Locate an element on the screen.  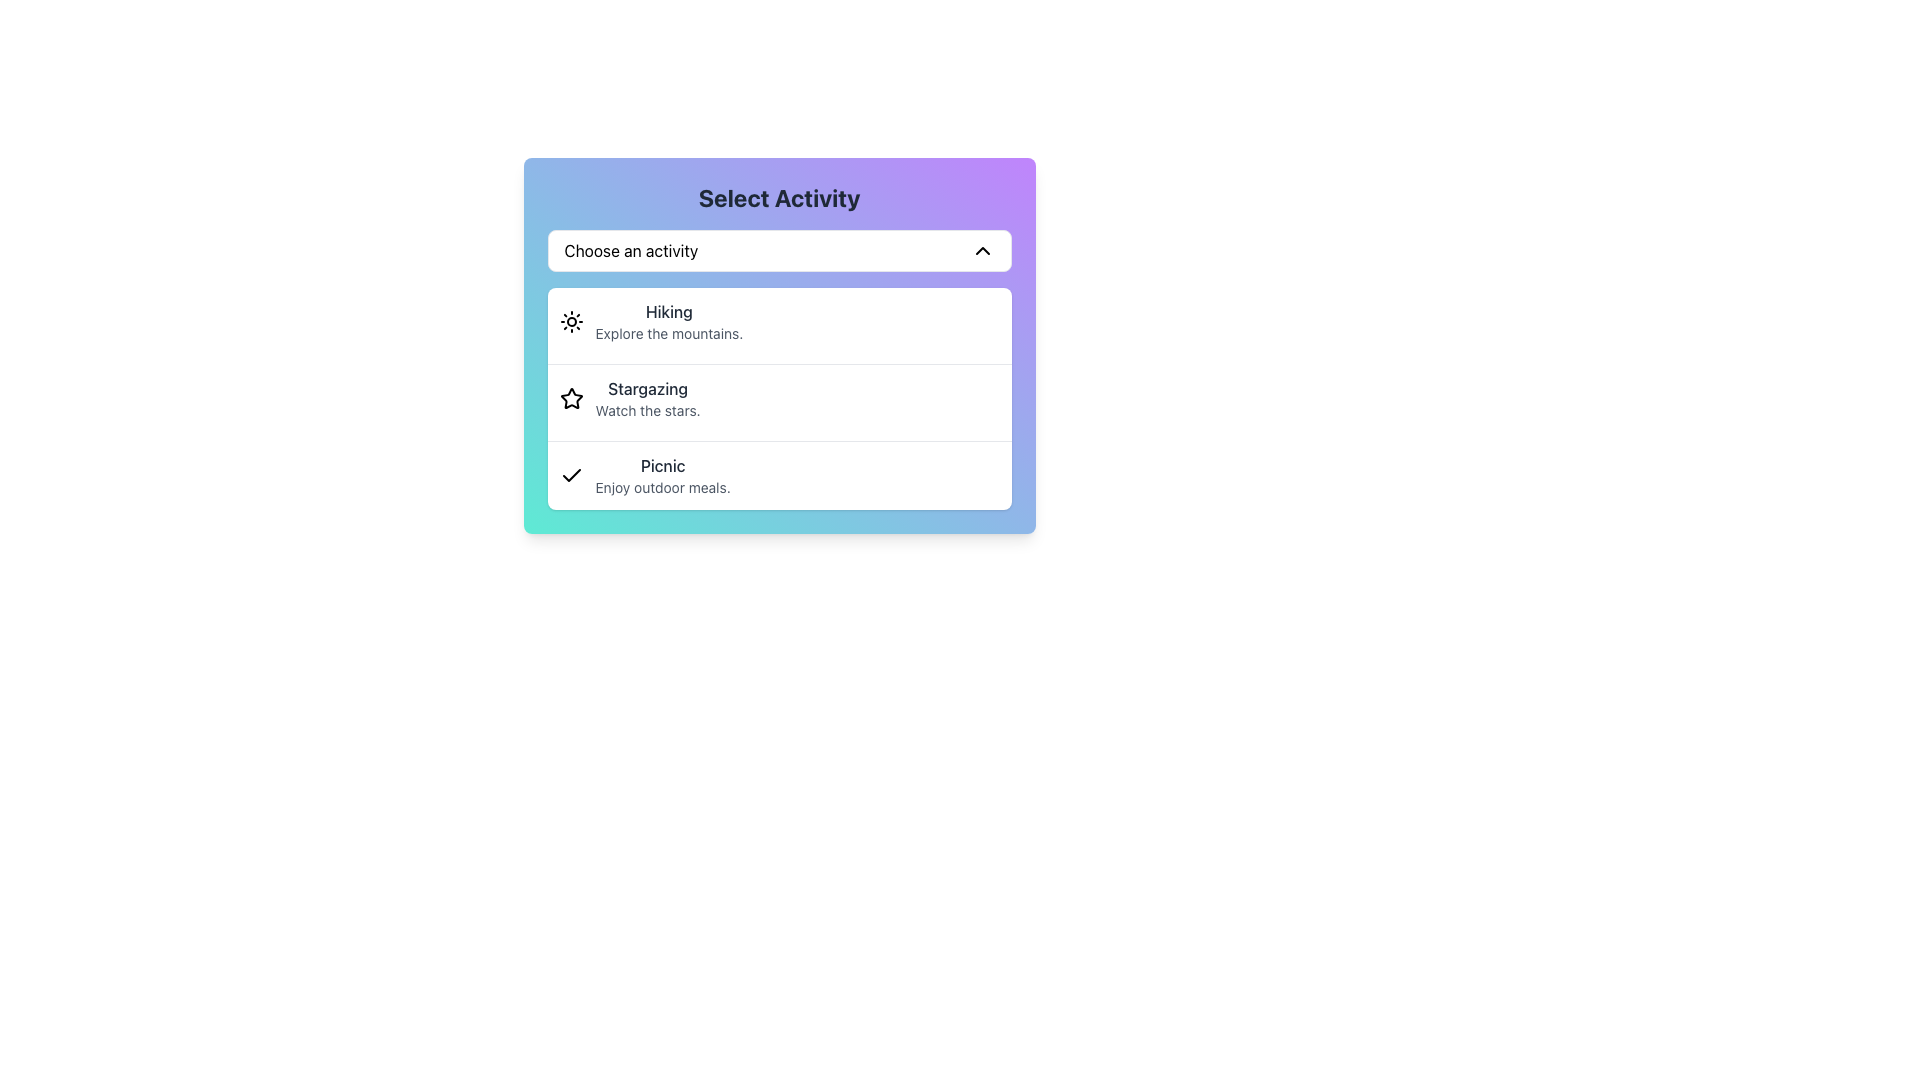
the text label displaying 'Picnic', which is the third option in the list under the header 'Select Activity' is located at coordinates (663, 466).